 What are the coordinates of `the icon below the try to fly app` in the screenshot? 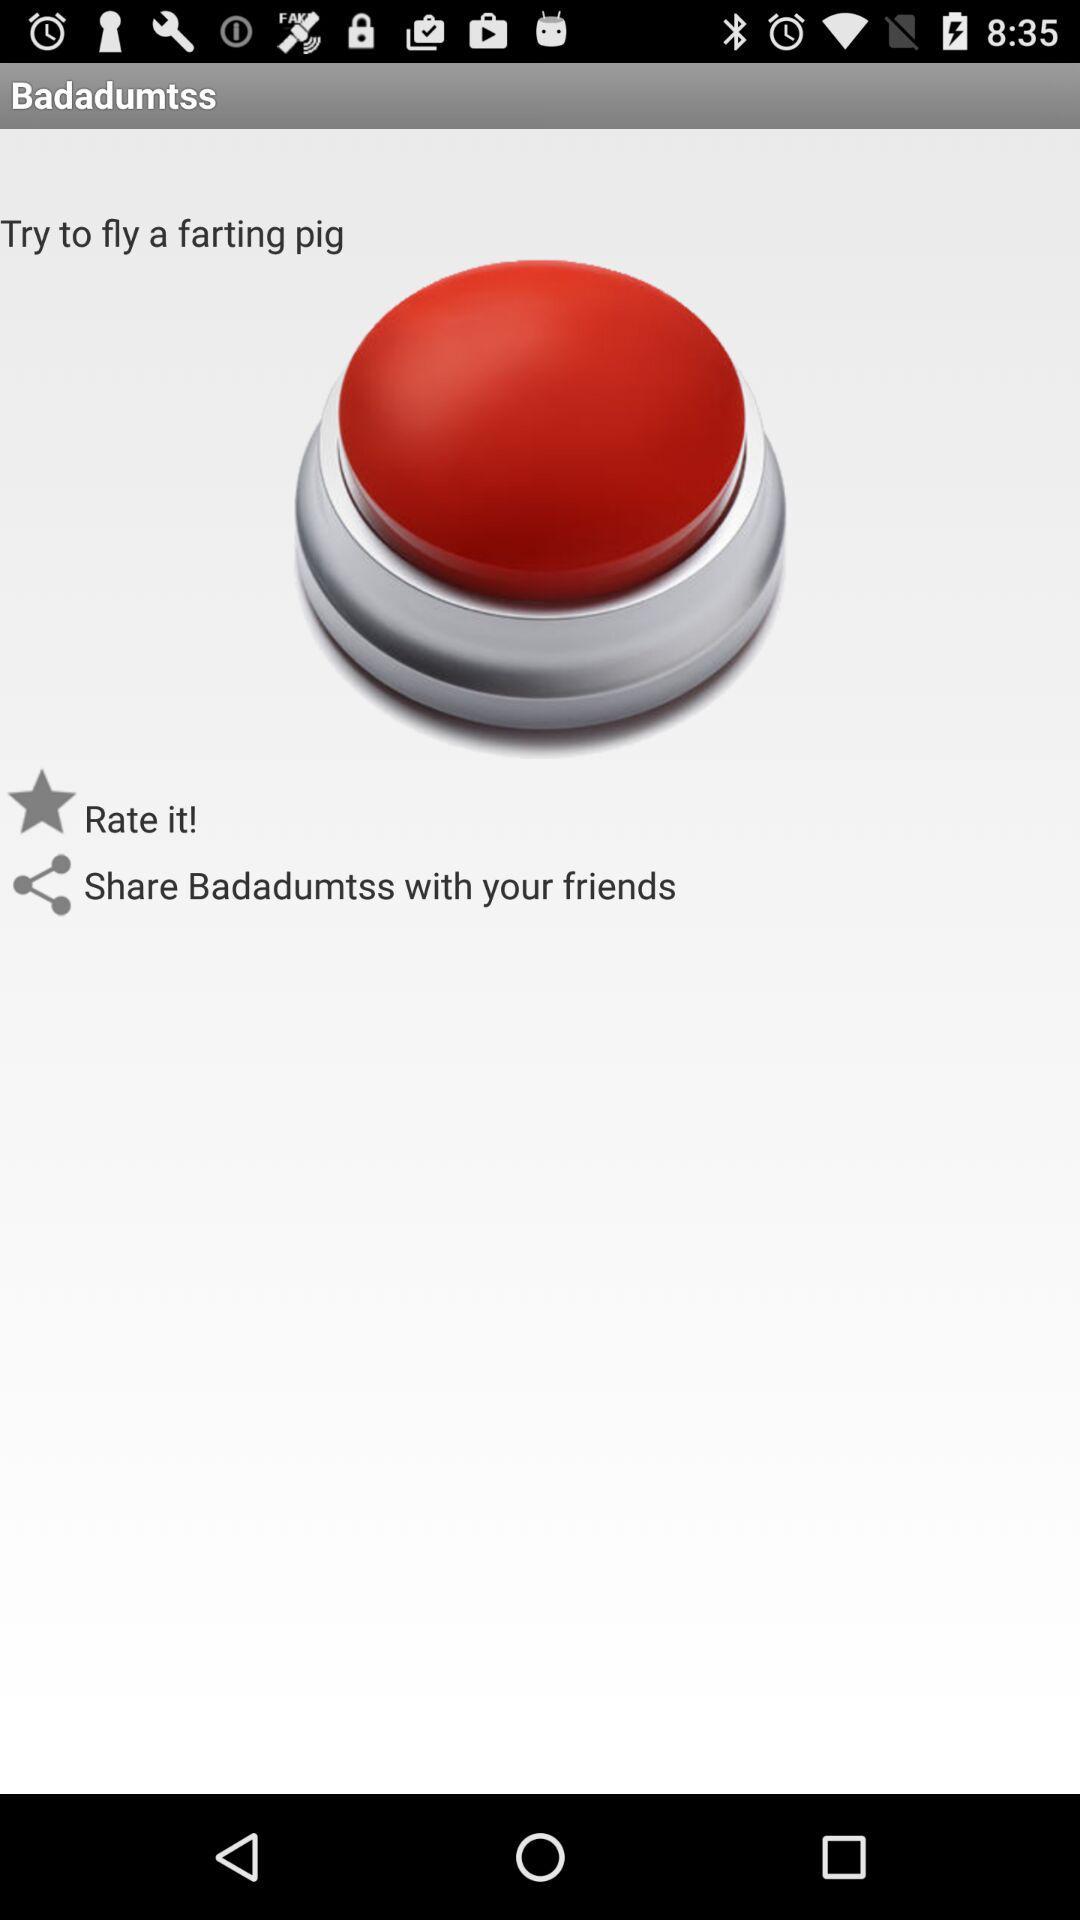 It's located at (538, 508).